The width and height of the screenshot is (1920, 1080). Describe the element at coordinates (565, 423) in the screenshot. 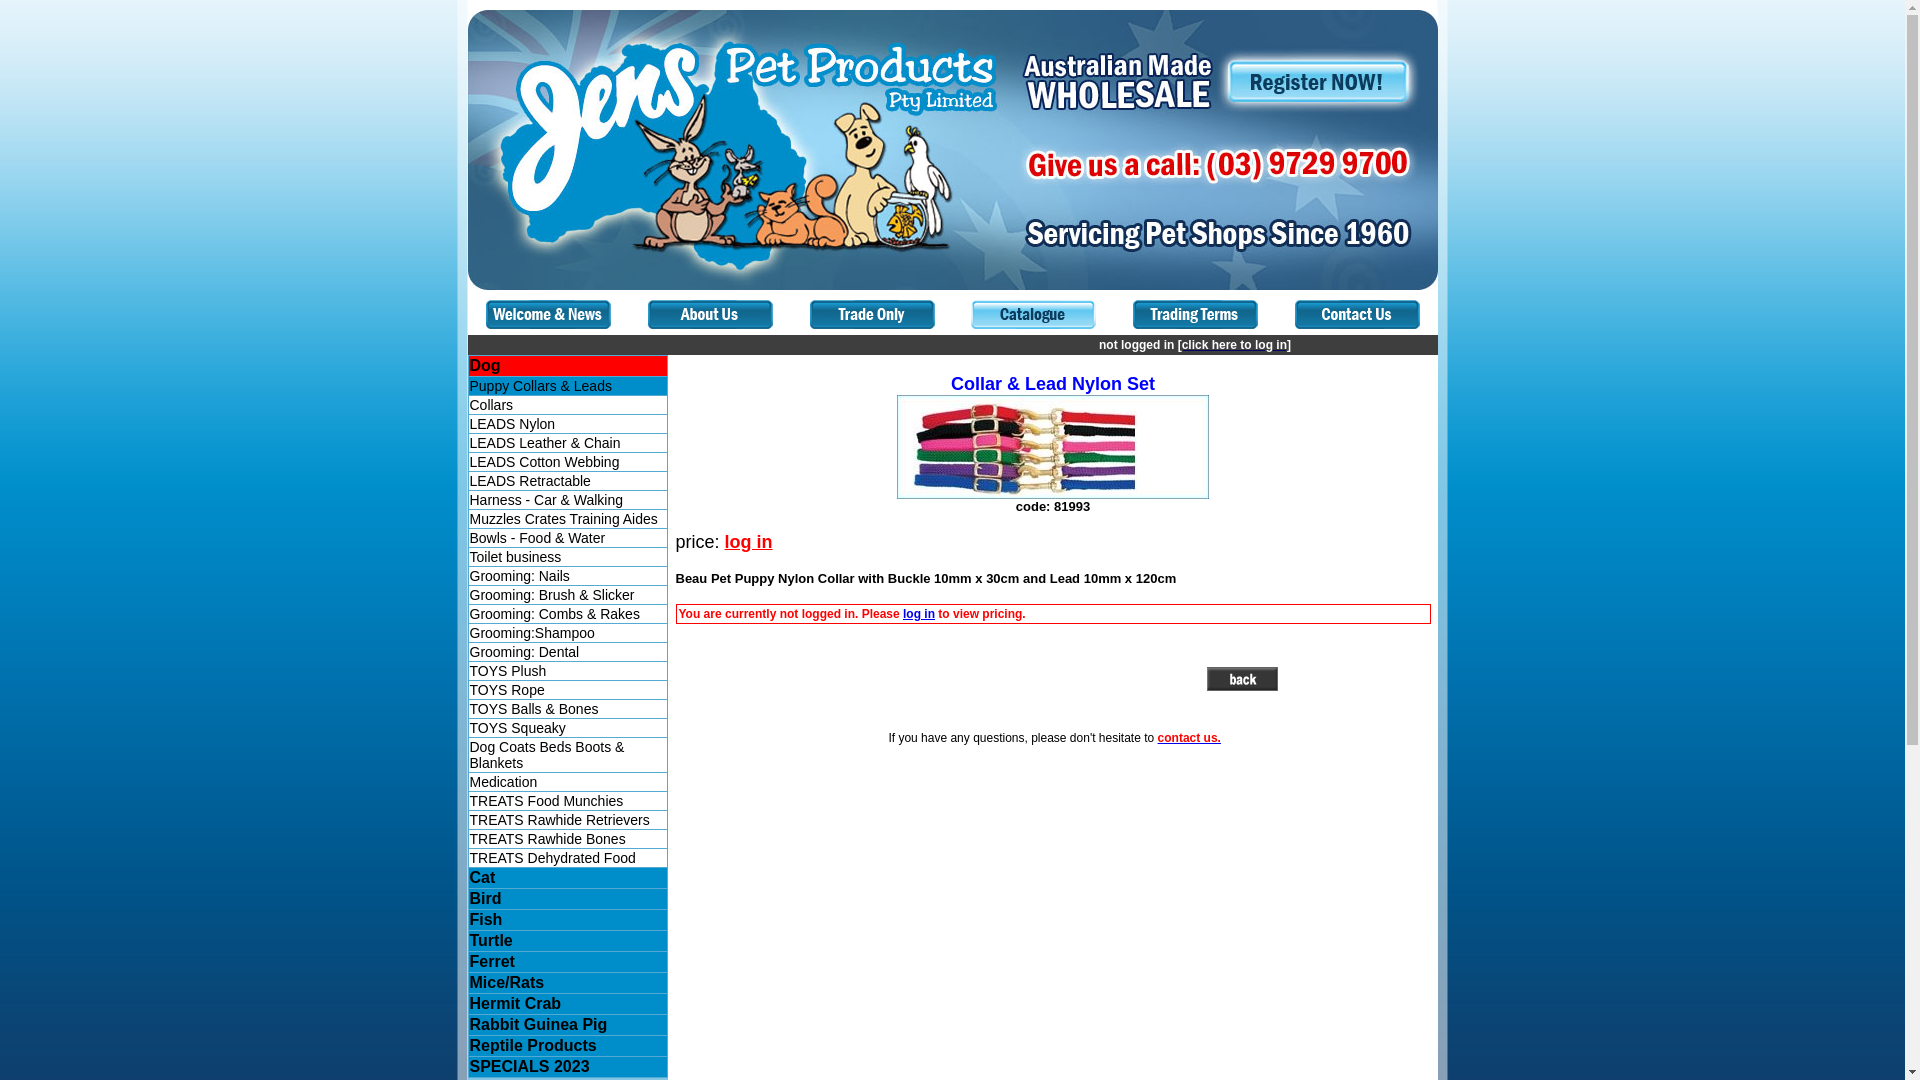

I see `'LEADS Nylon'` at that location.